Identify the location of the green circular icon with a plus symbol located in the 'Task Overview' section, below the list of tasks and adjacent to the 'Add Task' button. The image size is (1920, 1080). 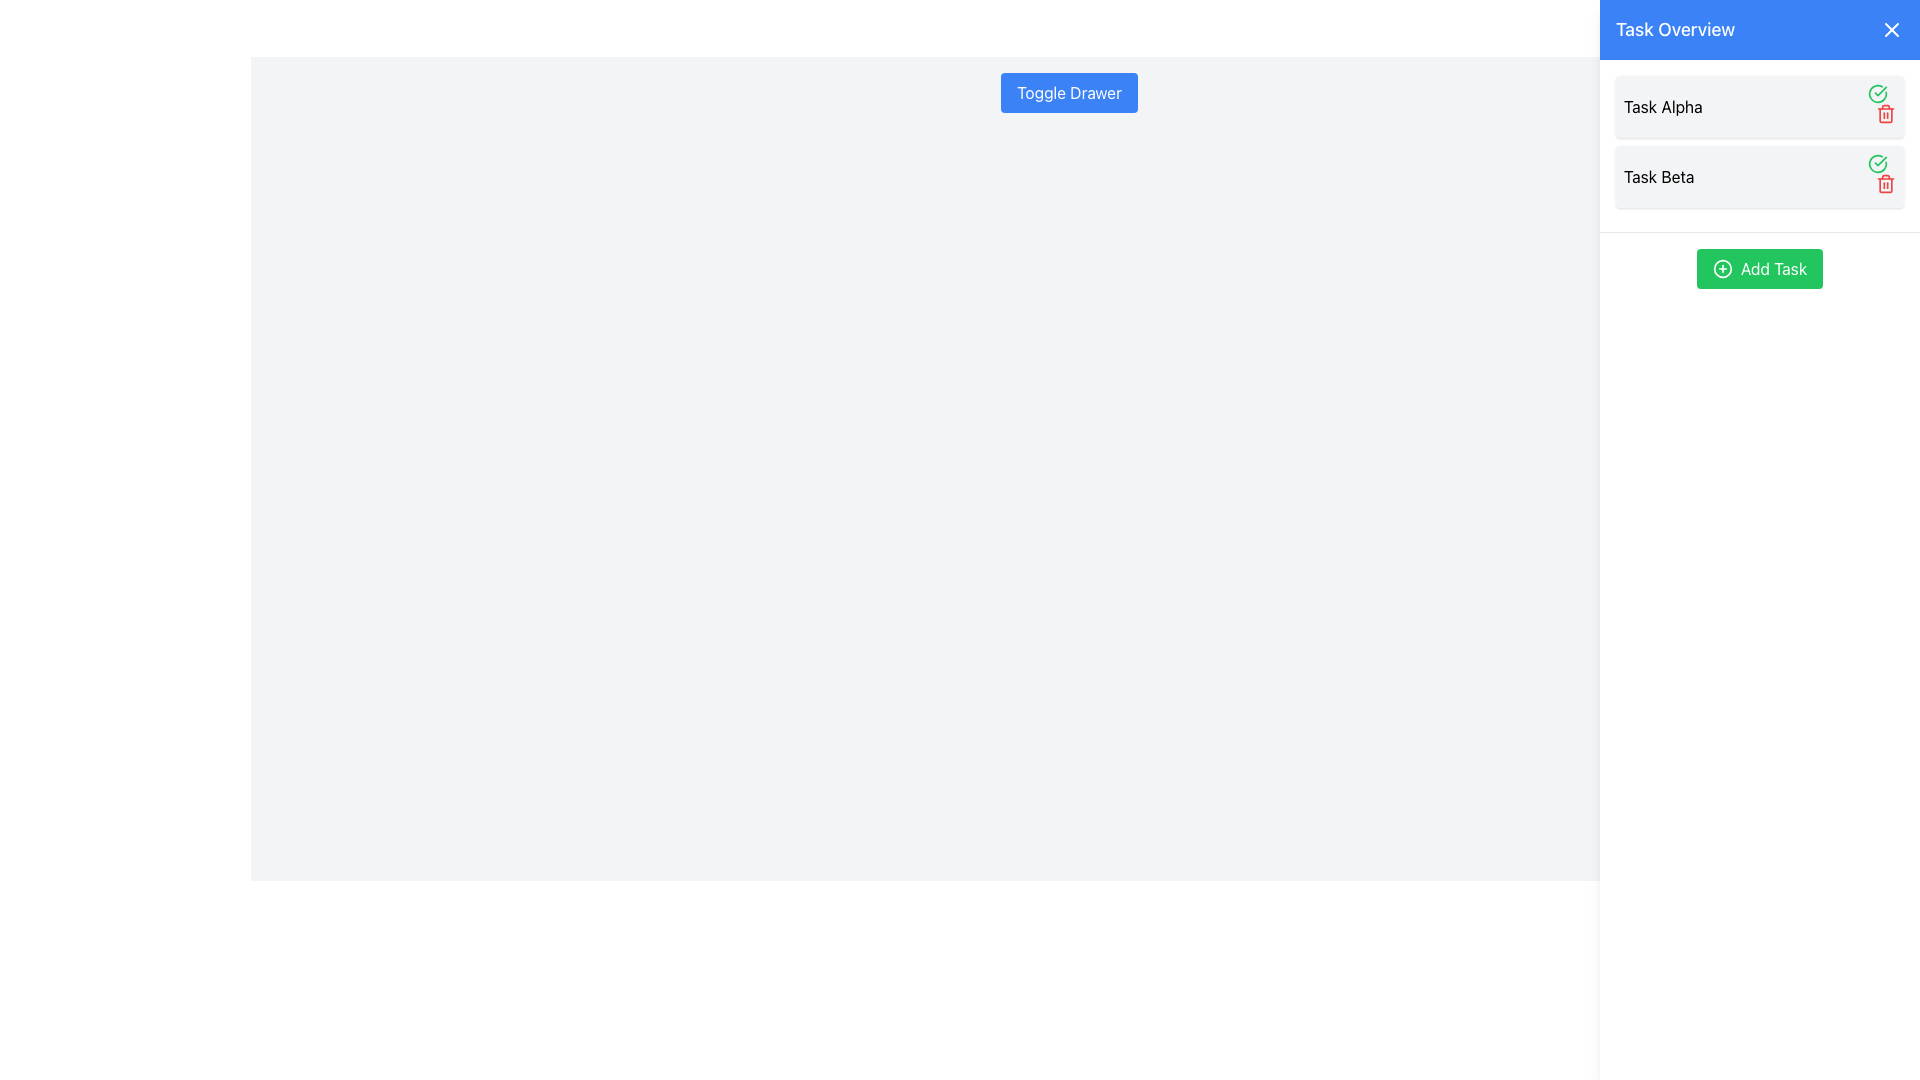
(1721, 268).